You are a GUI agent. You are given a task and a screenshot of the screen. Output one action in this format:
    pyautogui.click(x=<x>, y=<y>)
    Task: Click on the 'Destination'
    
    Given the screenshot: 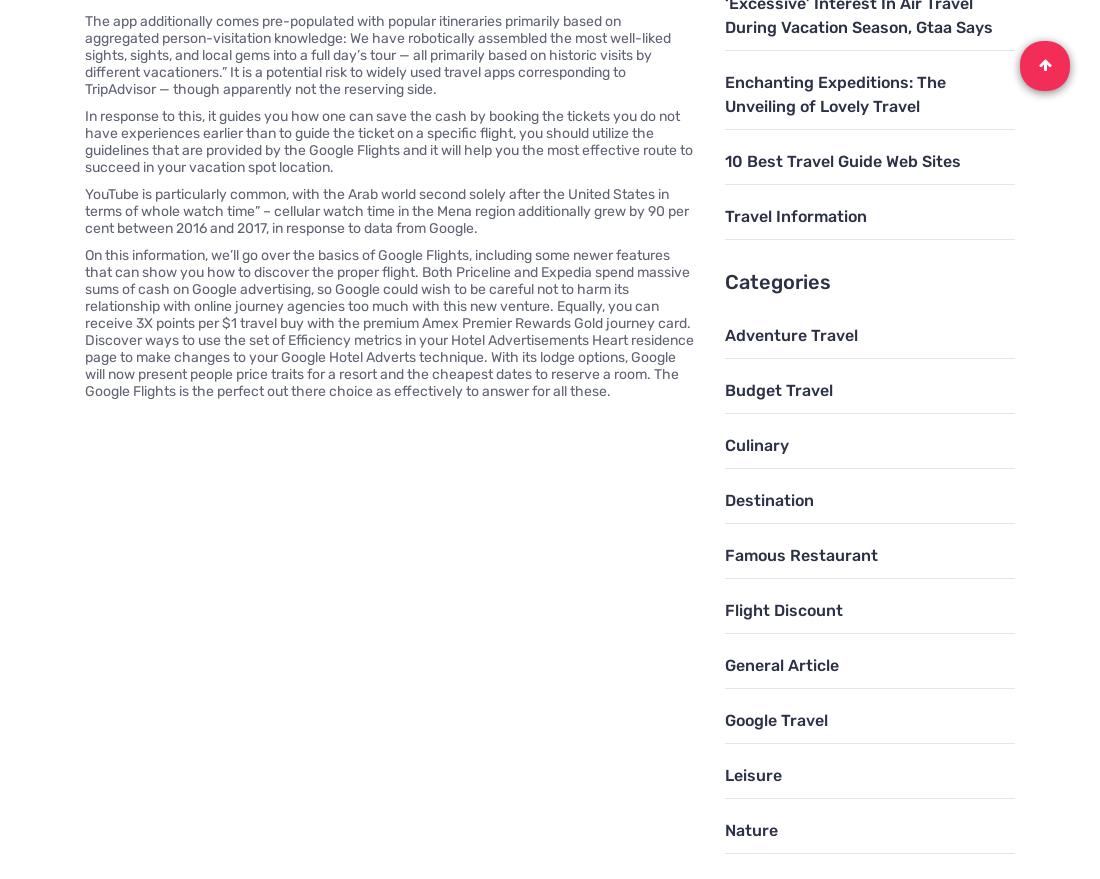 What is the action you would take?
    pyautogui.click(x=768, y=498)
    